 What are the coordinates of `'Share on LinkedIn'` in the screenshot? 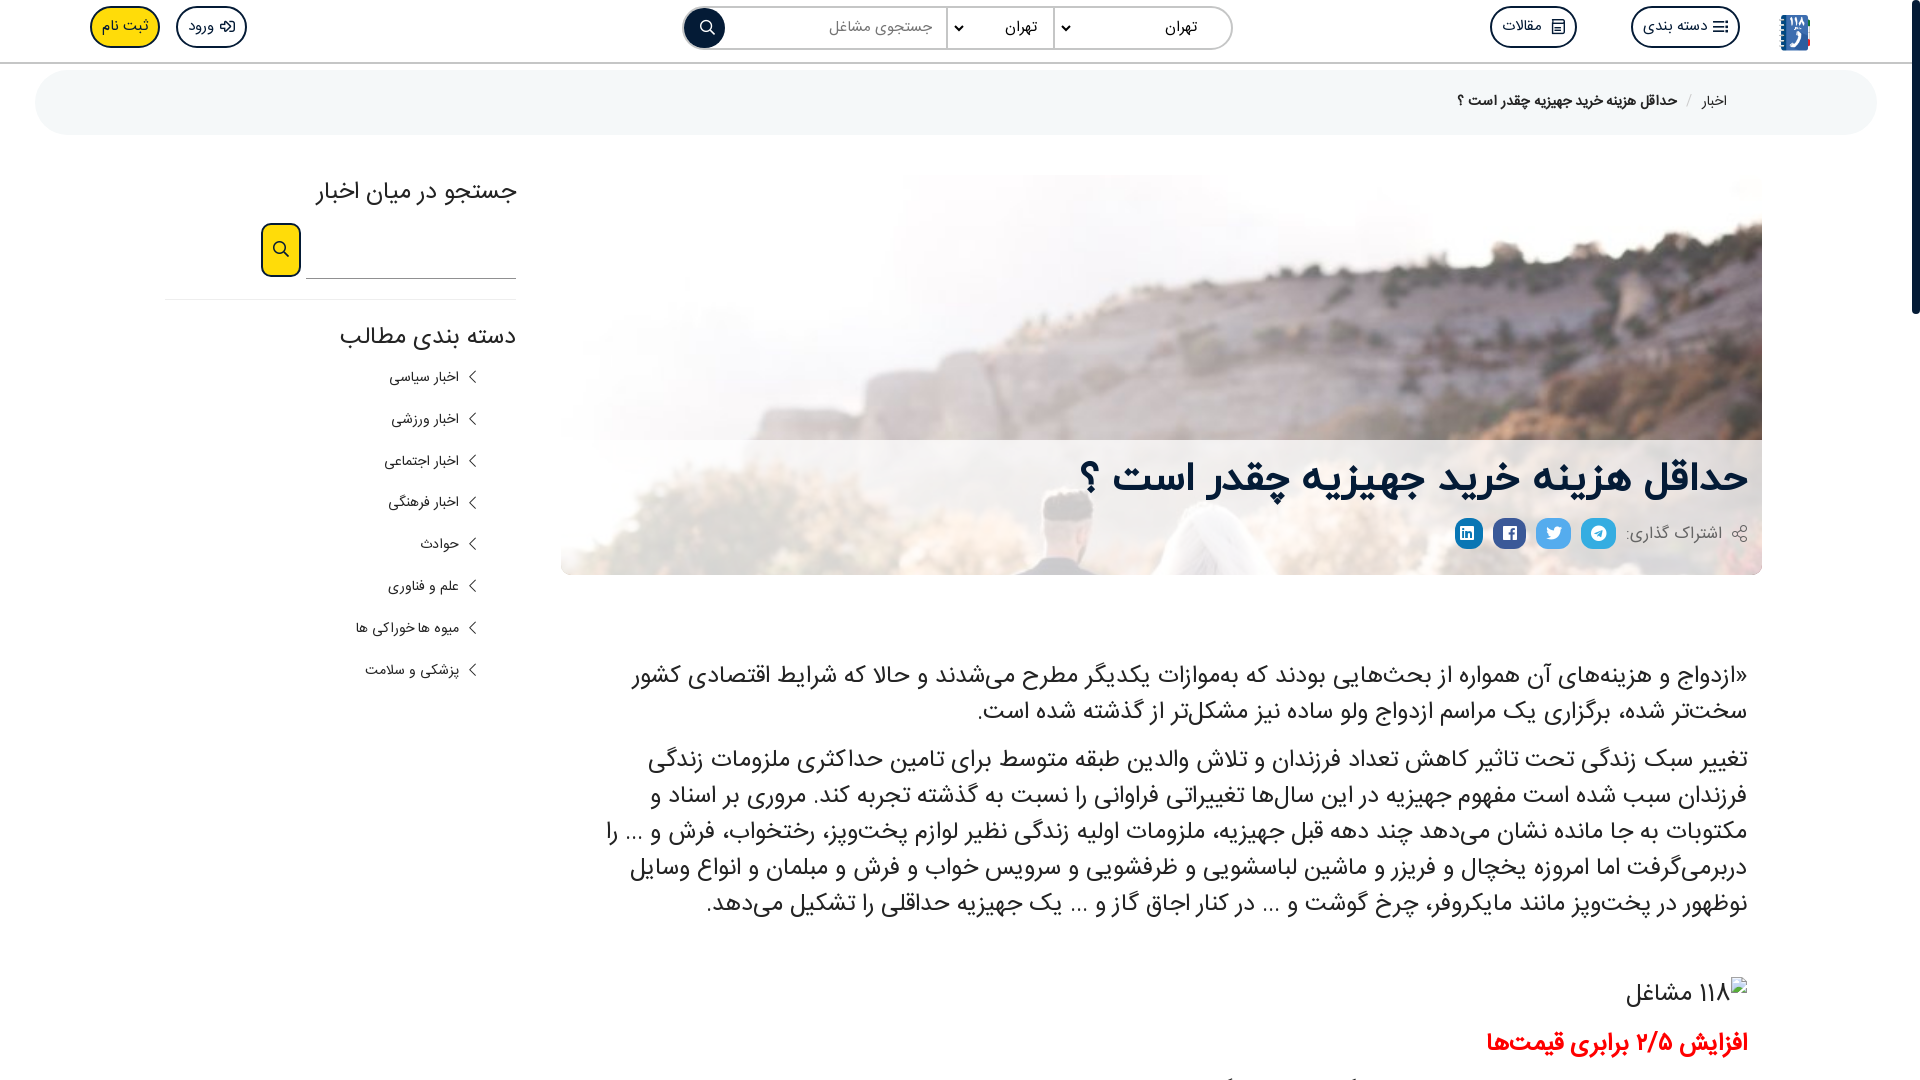 It's located at (1468, 532).